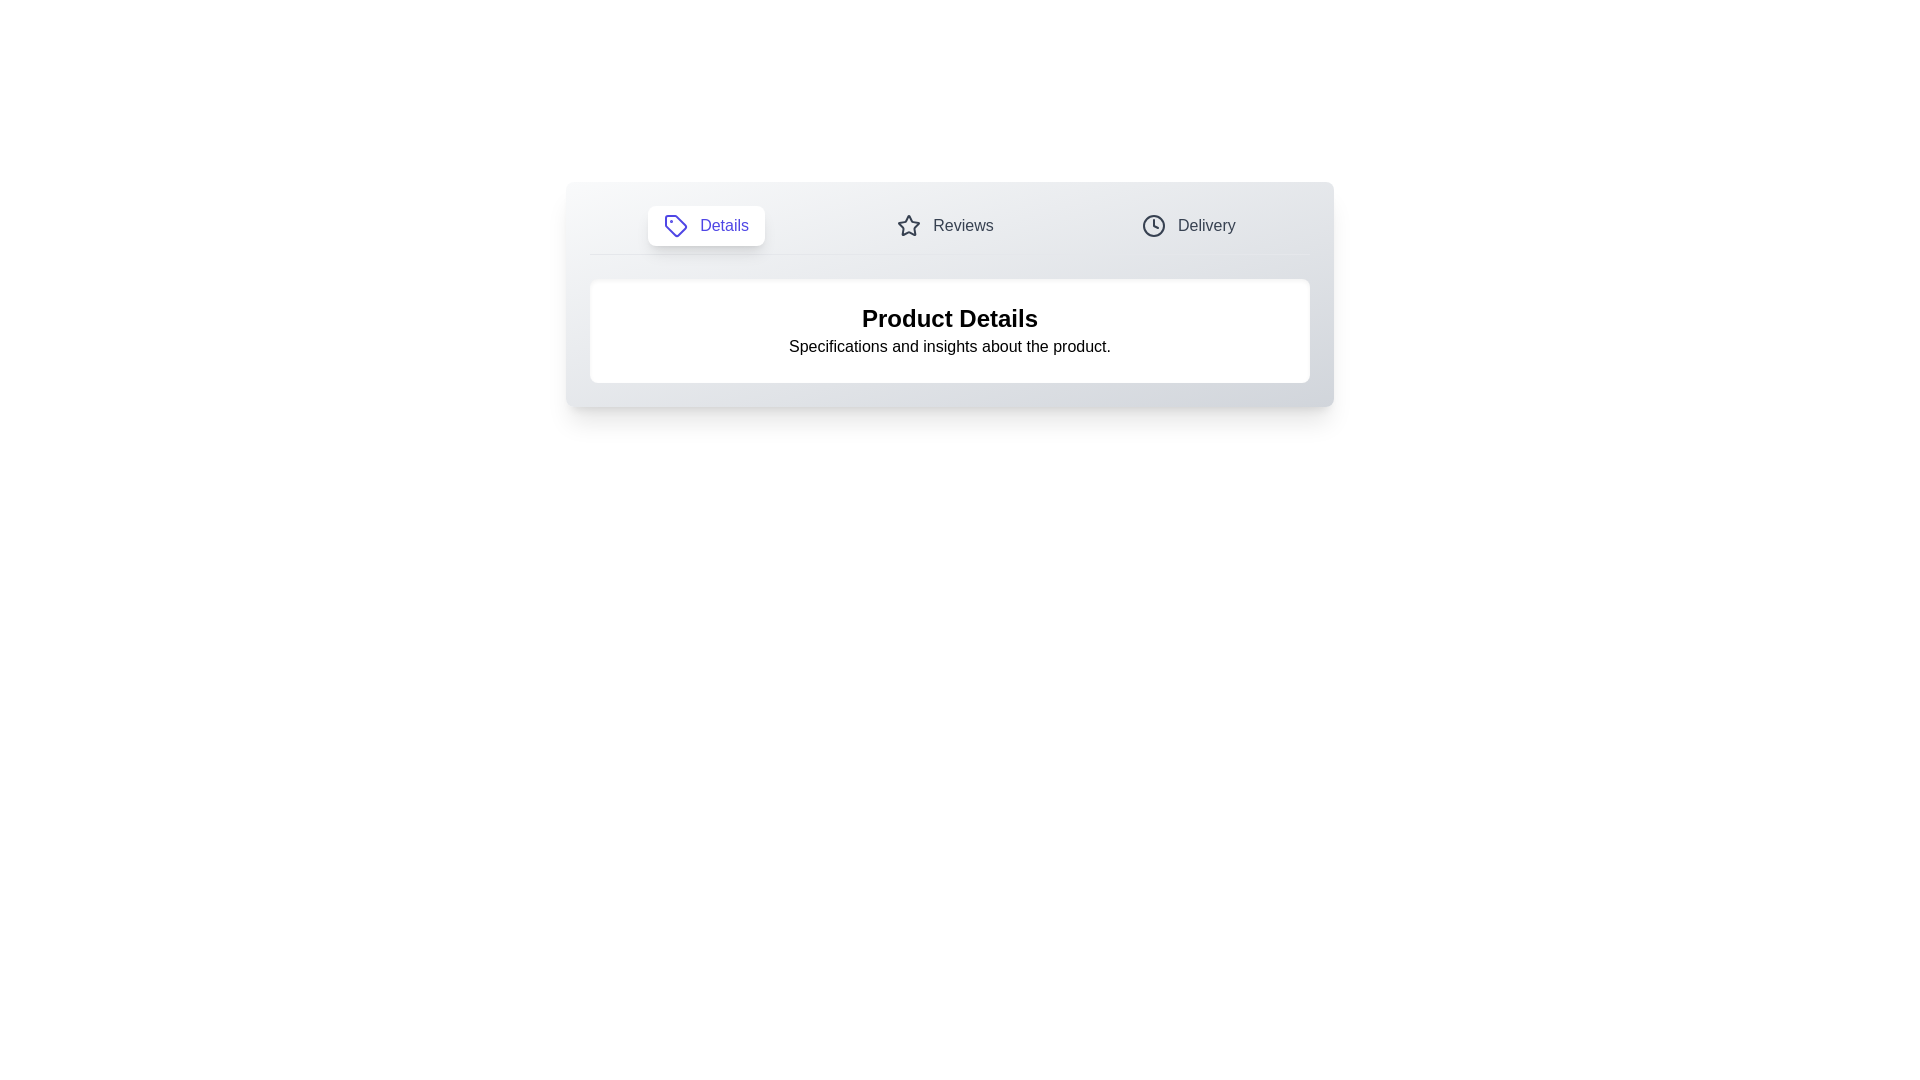  Describe the element at coordinates (706, 225) in the screenshot. I see `the Details tab` at that location.